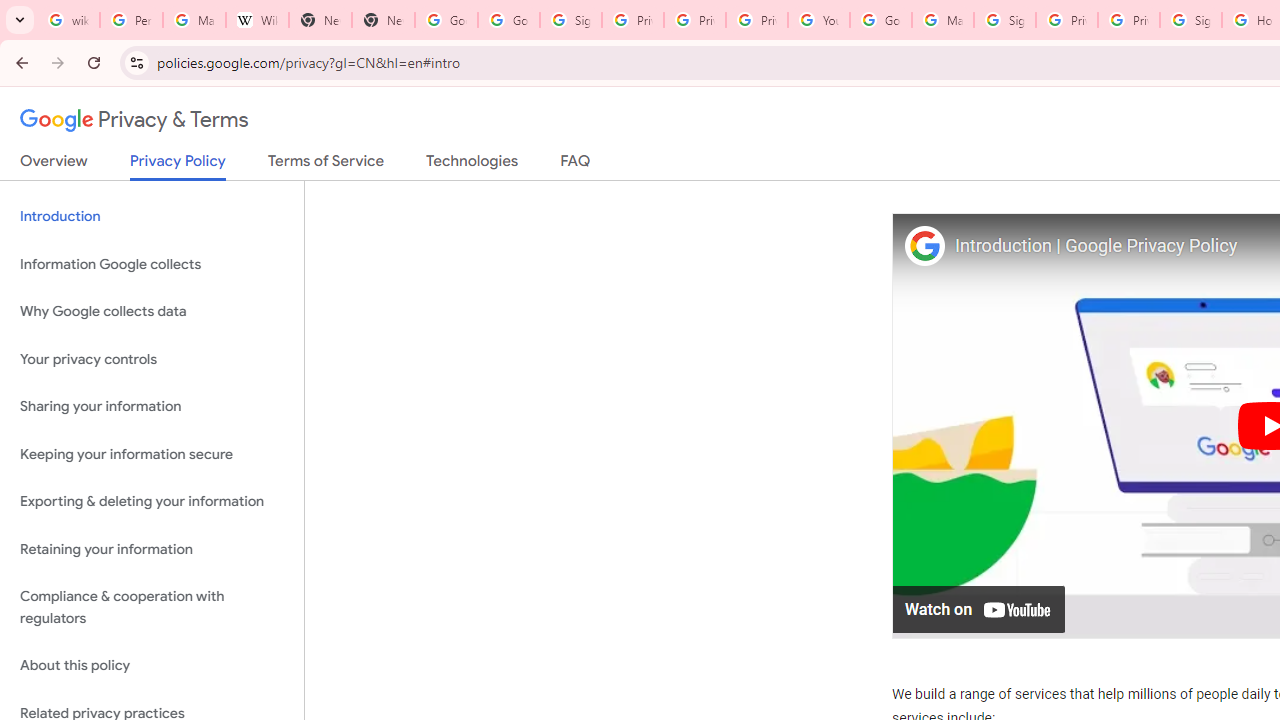  What do you see at coordinates (508, 20) in the screenshot?
I see `'Google Drive: Sign-in'` at bounding box center [508, 20].